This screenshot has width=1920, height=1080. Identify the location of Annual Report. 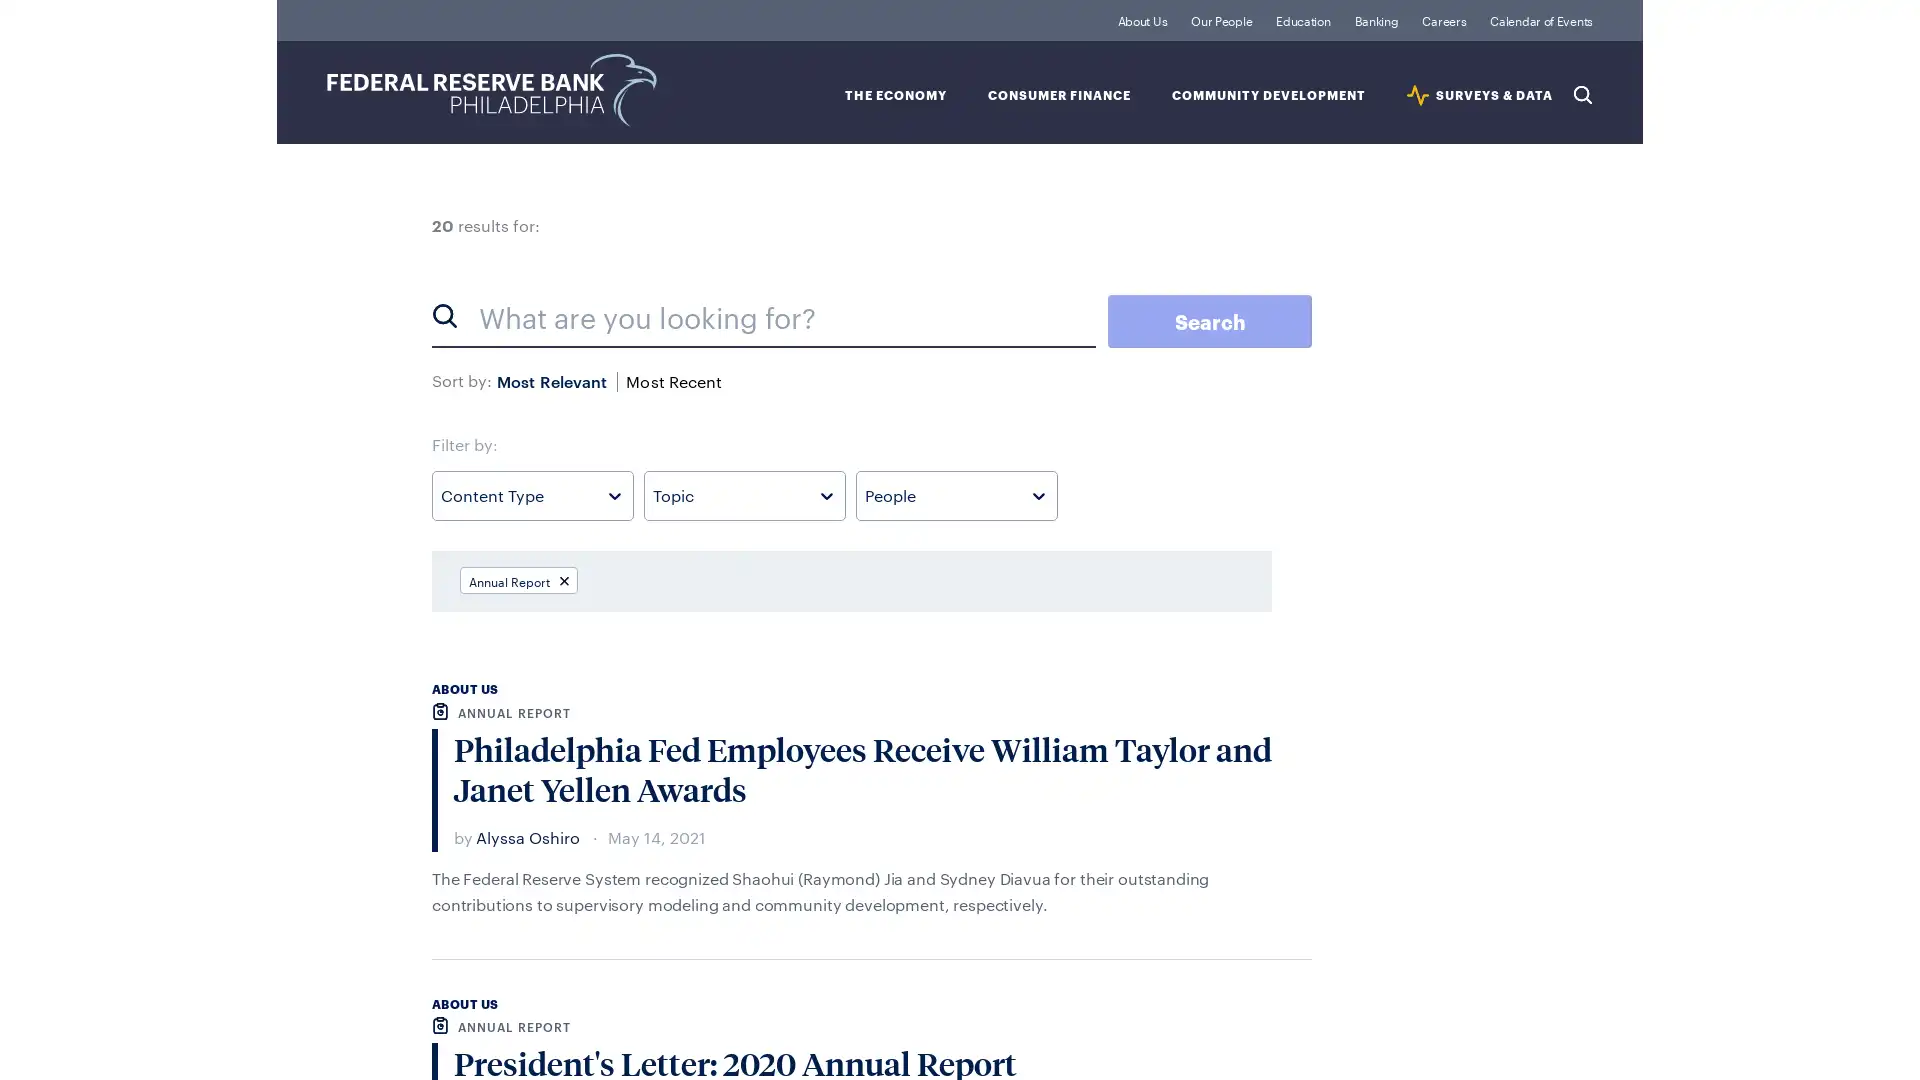
(518, 579).